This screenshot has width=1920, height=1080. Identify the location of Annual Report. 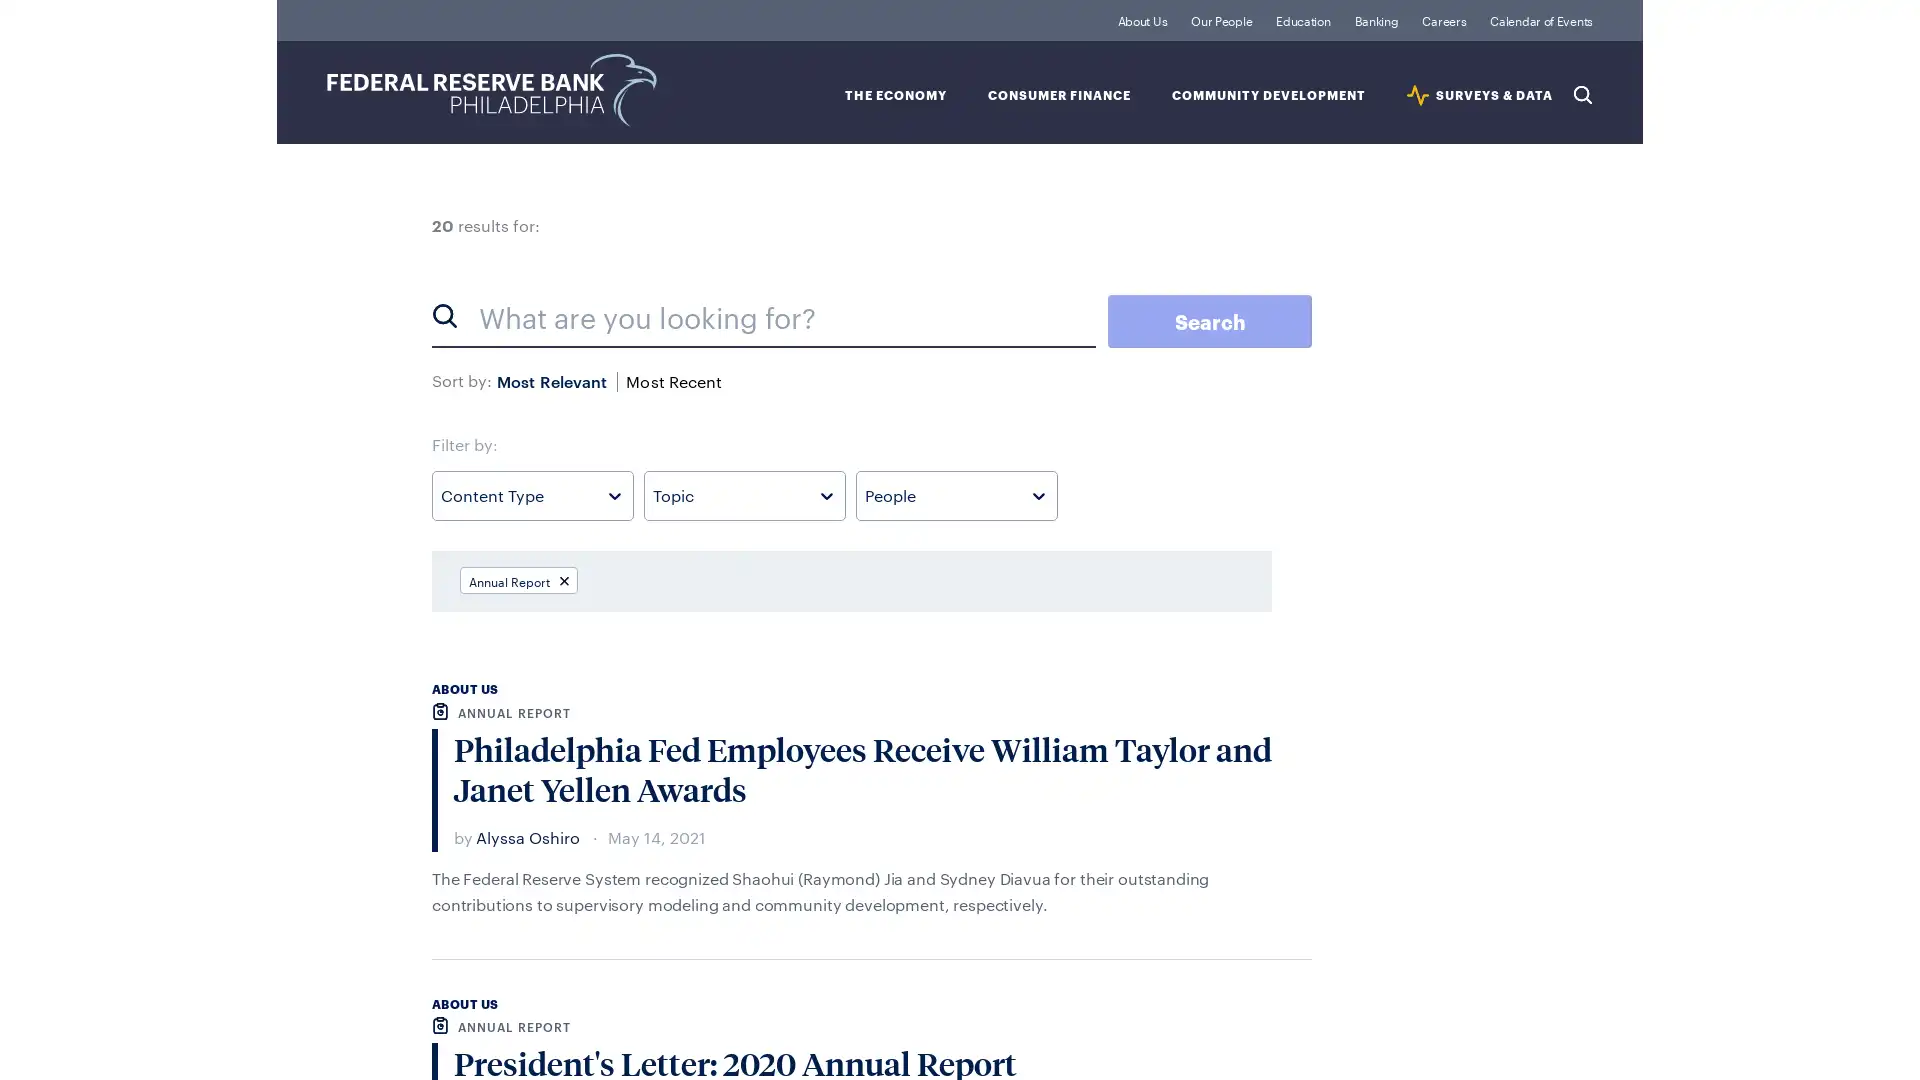
(518, 579).